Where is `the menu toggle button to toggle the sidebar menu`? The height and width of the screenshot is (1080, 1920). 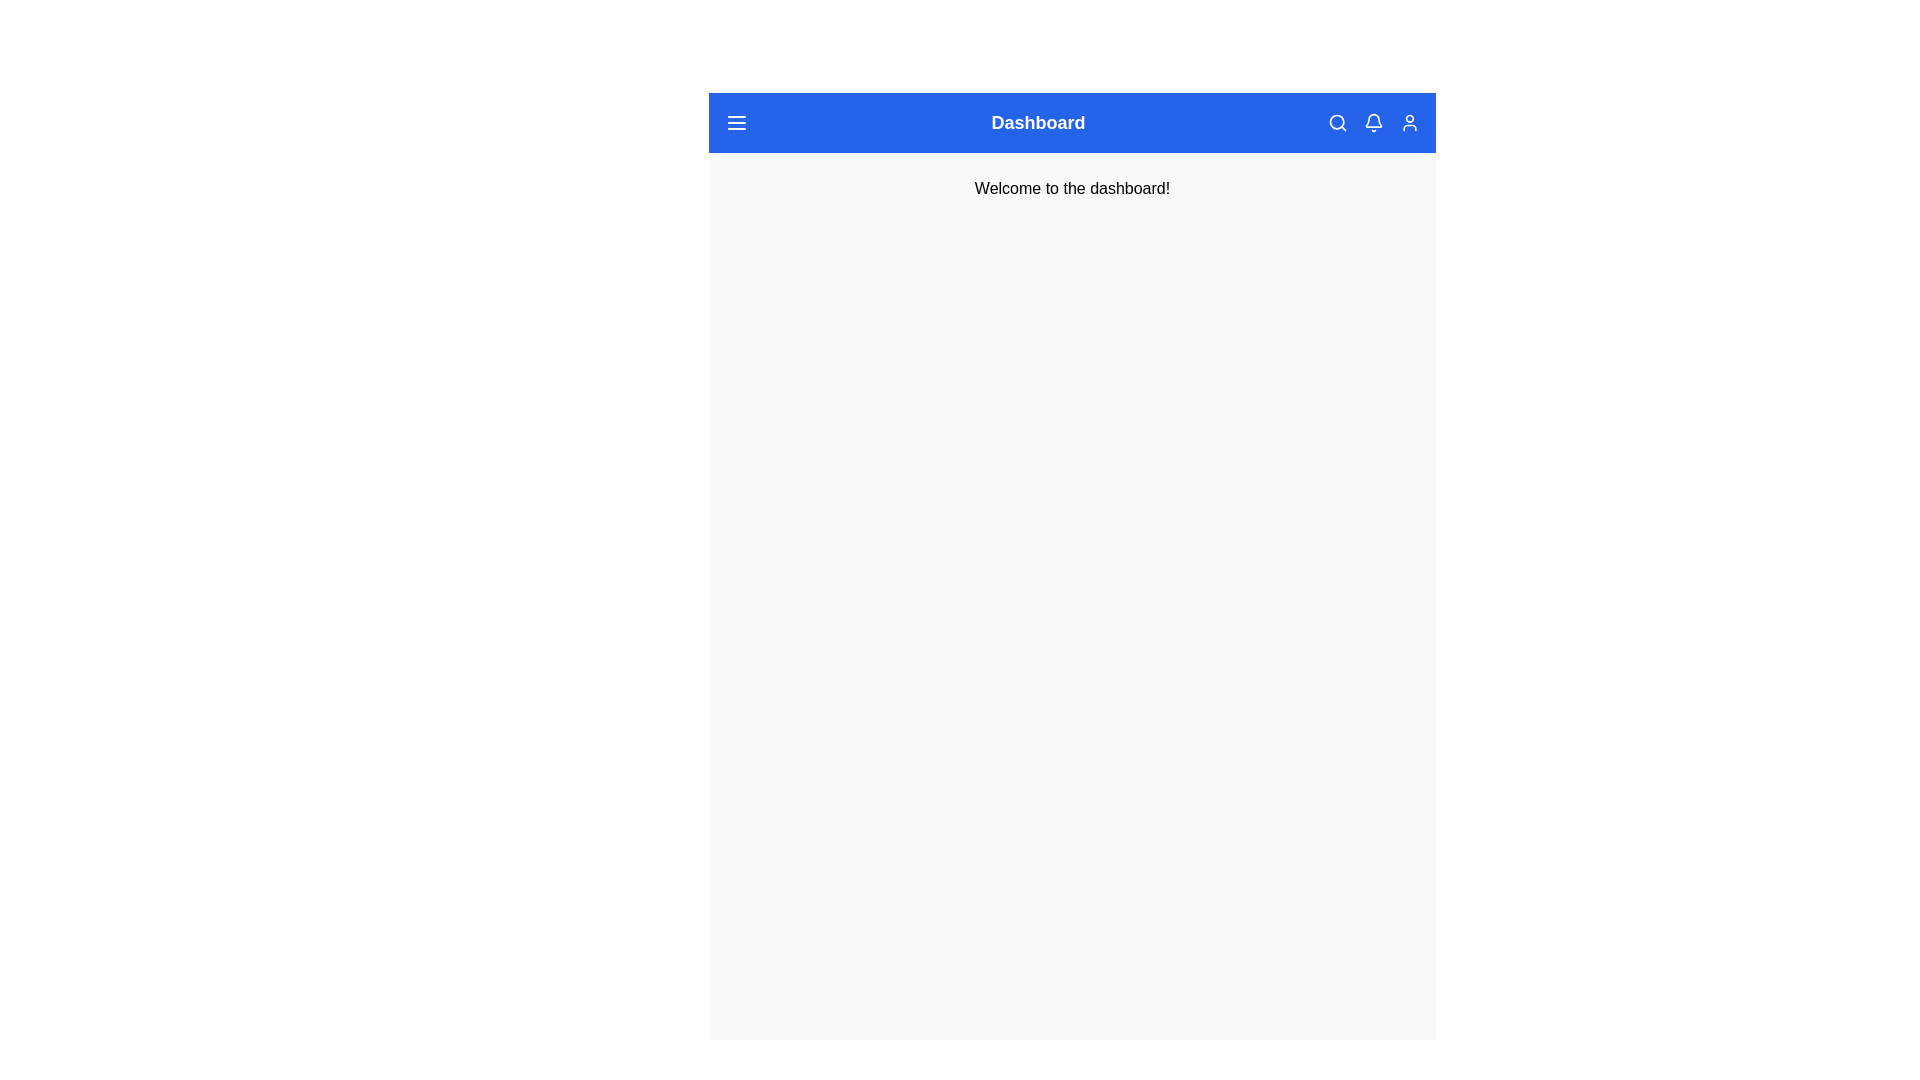 the menu toggle button to toggle the sidebar menu is located at coordinates (736, 123).